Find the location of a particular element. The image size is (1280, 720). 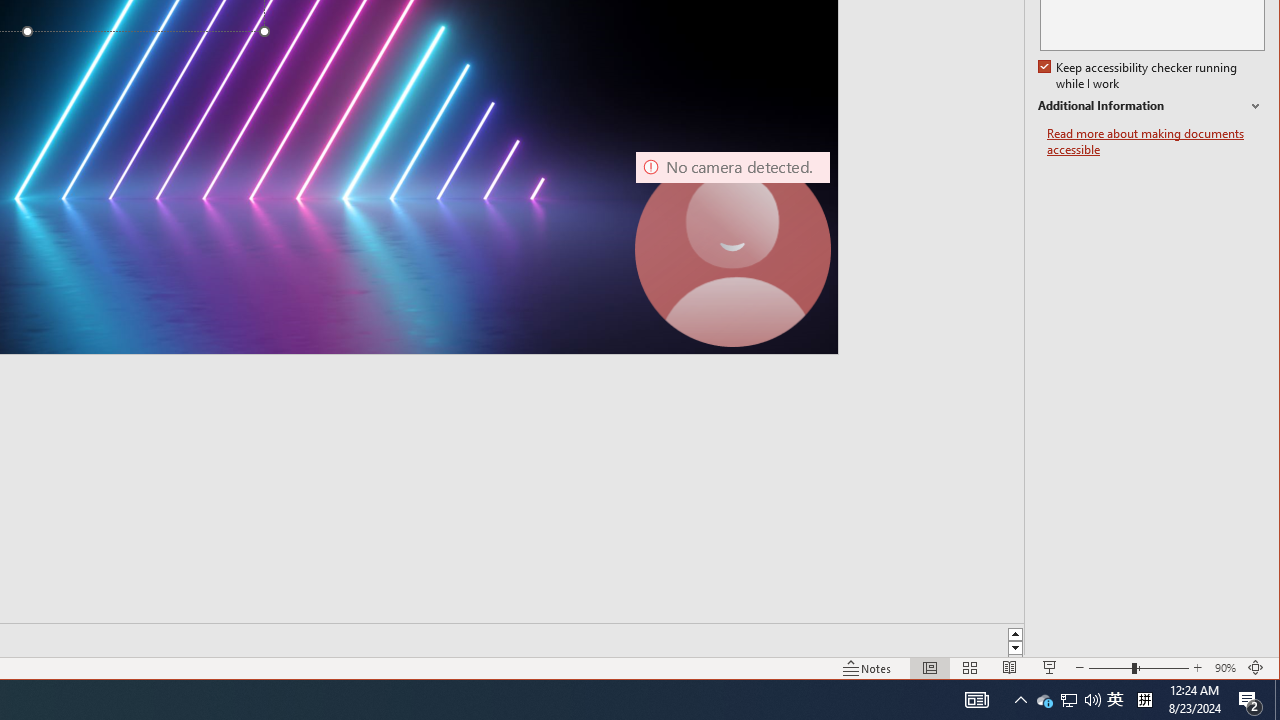

'Zoom 90%' is located at coordinates (1224, 668).